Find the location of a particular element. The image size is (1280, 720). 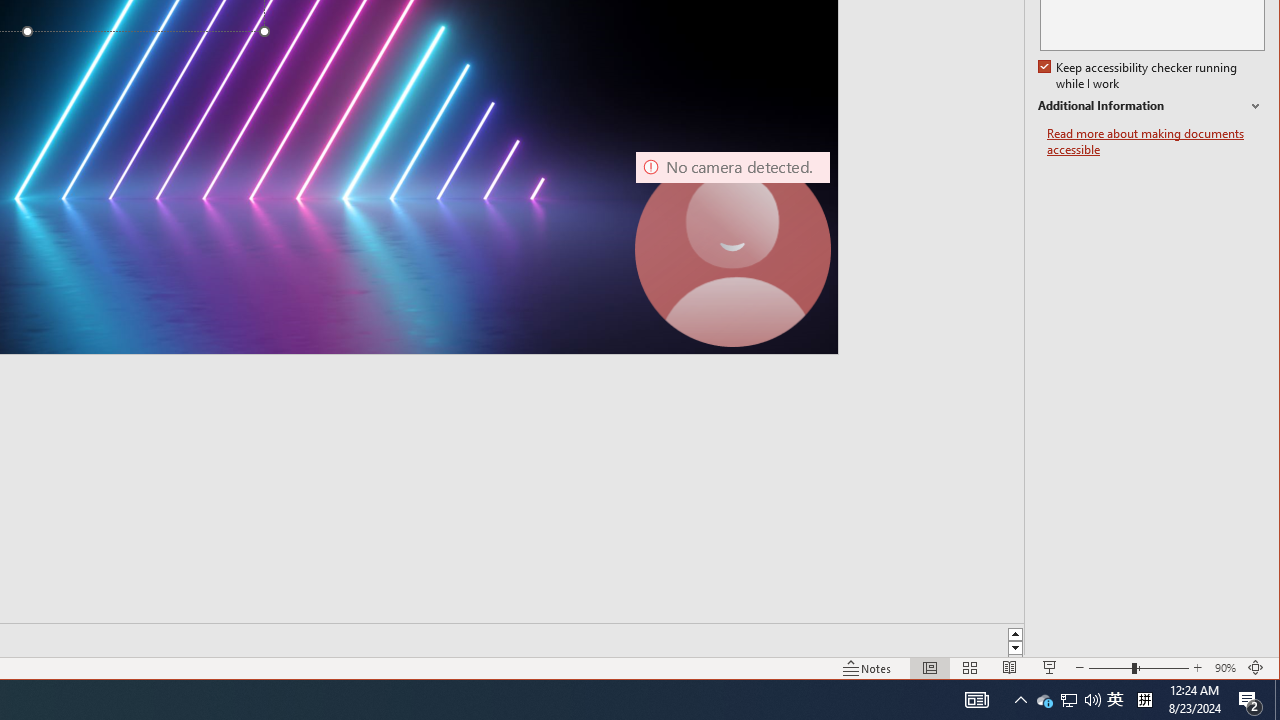

'Zoom 90%' is located at coordinates (1224, 668).